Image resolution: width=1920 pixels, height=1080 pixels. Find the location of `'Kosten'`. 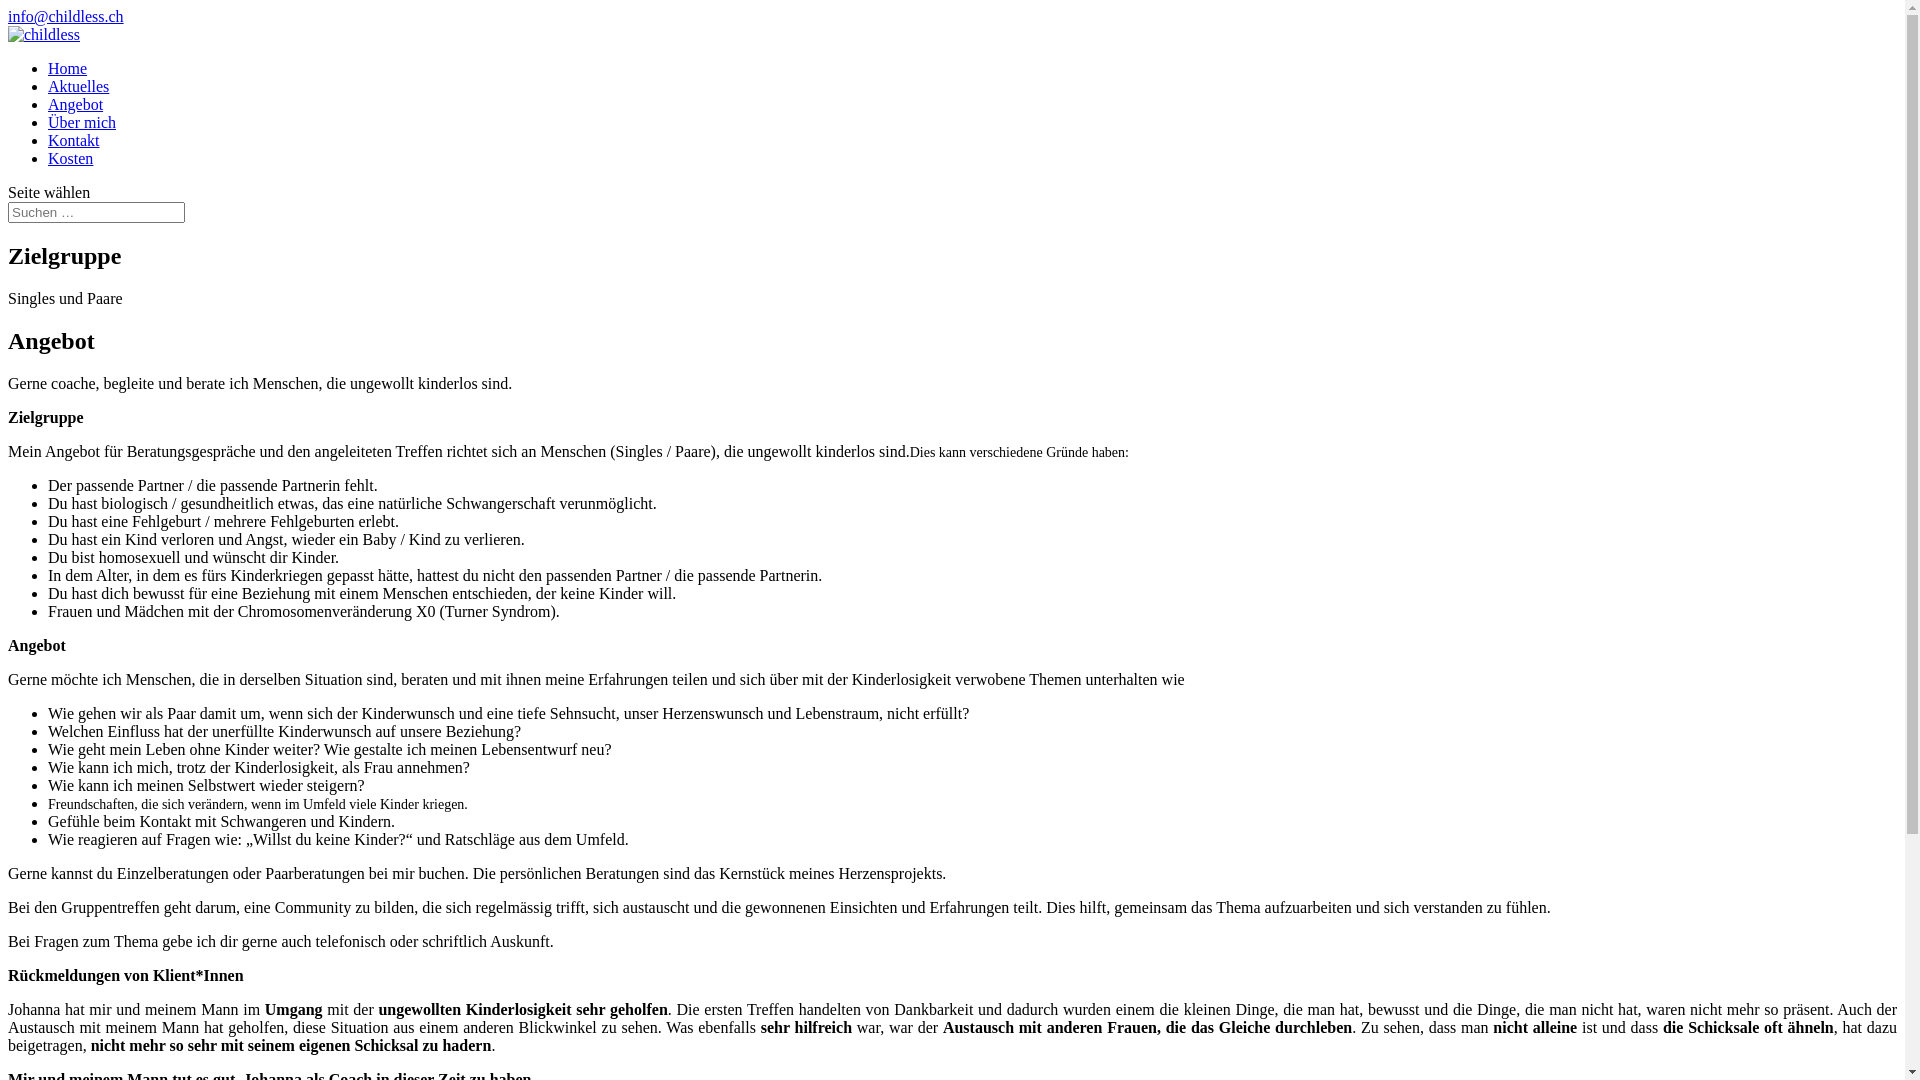

'Kosten' is located at coordinates (70, 157).